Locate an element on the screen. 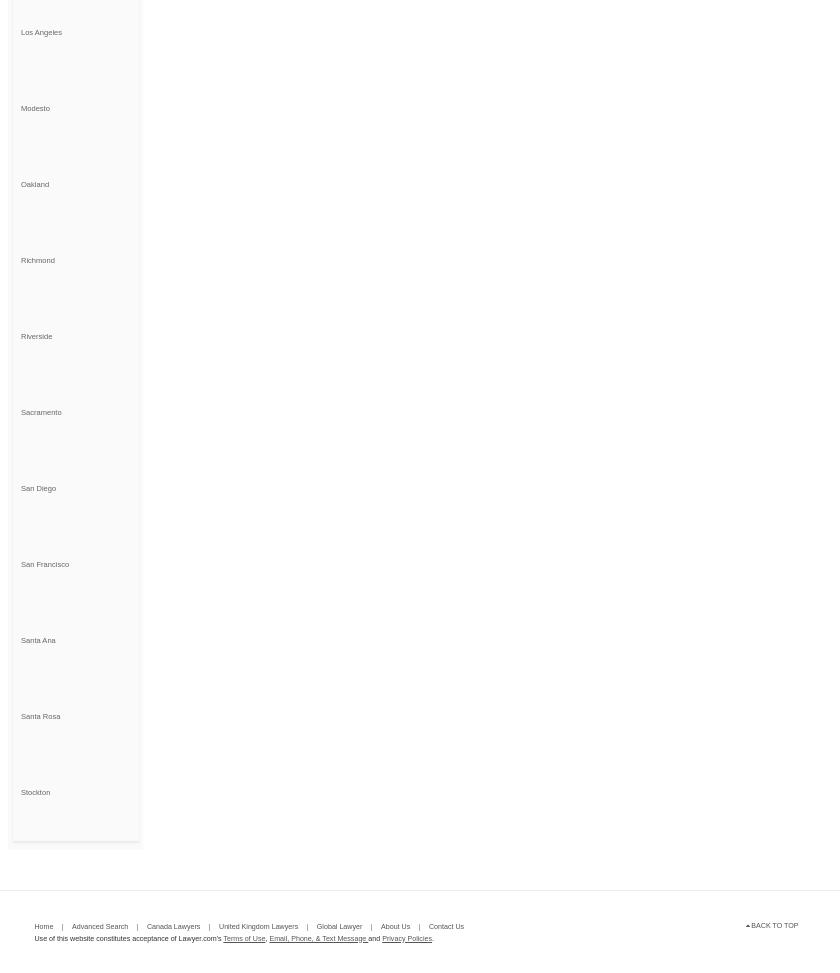  'Sacramento' is located at coordinates (40, 410).